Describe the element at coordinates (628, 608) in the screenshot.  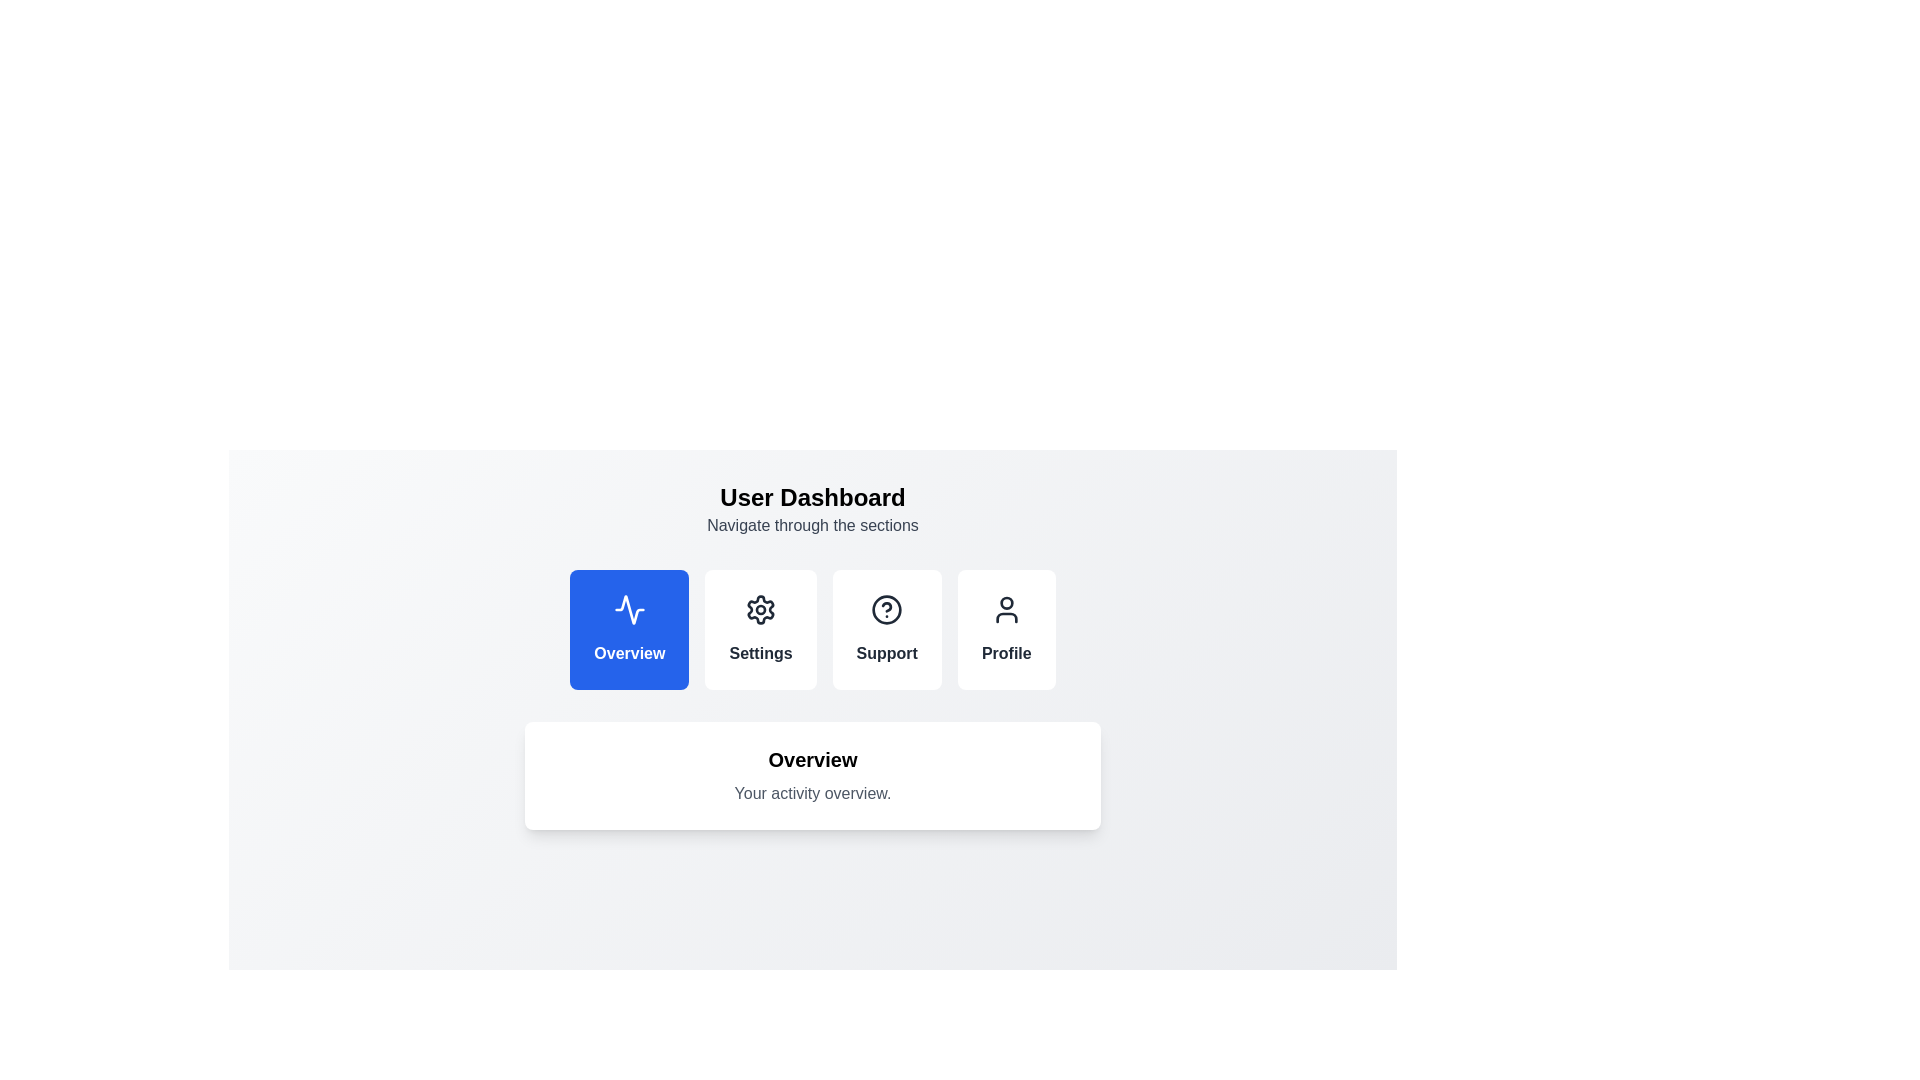
I see `the 'Overview' icon located in the first button of the navigation grid below the 'User Dashboard' heading` at that location.